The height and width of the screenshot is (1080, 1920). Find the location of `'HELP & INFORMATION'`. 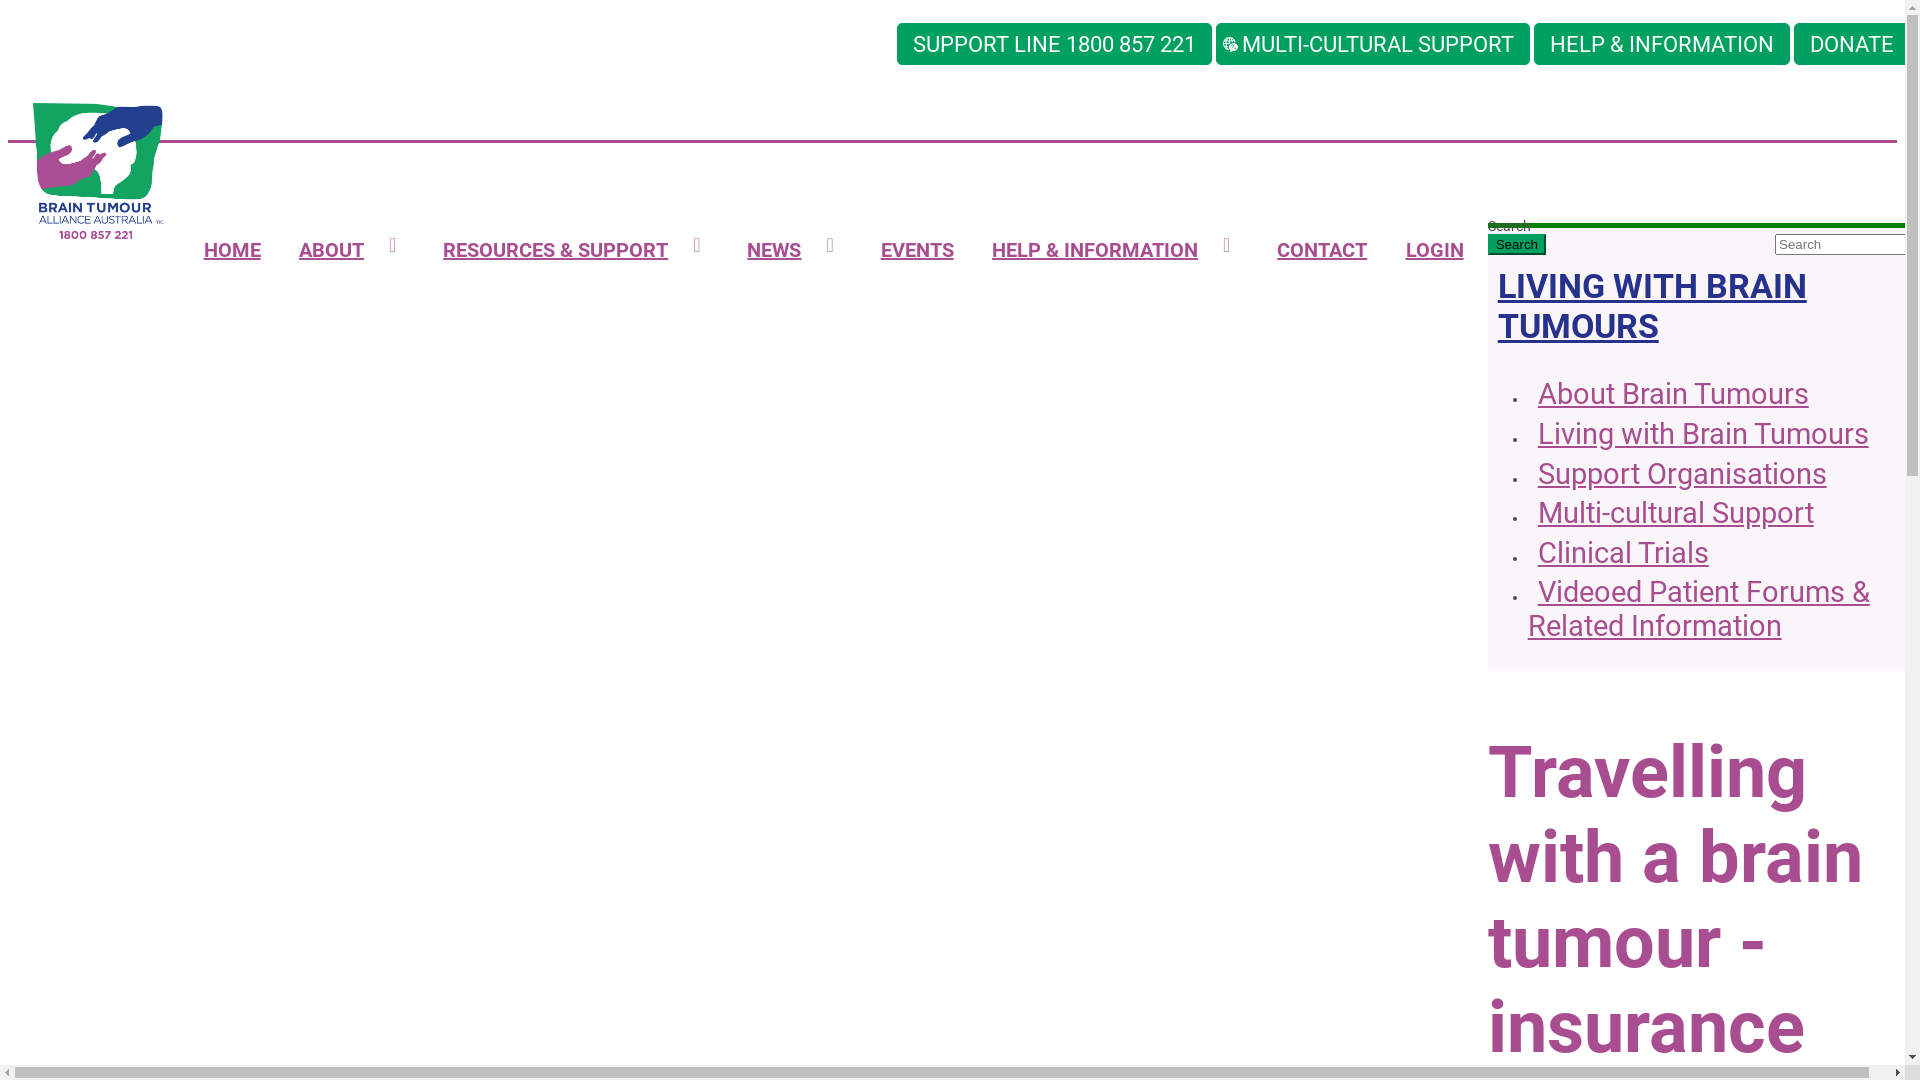

'HELP & INFORMATION' is located at coordinates (1533, 43).